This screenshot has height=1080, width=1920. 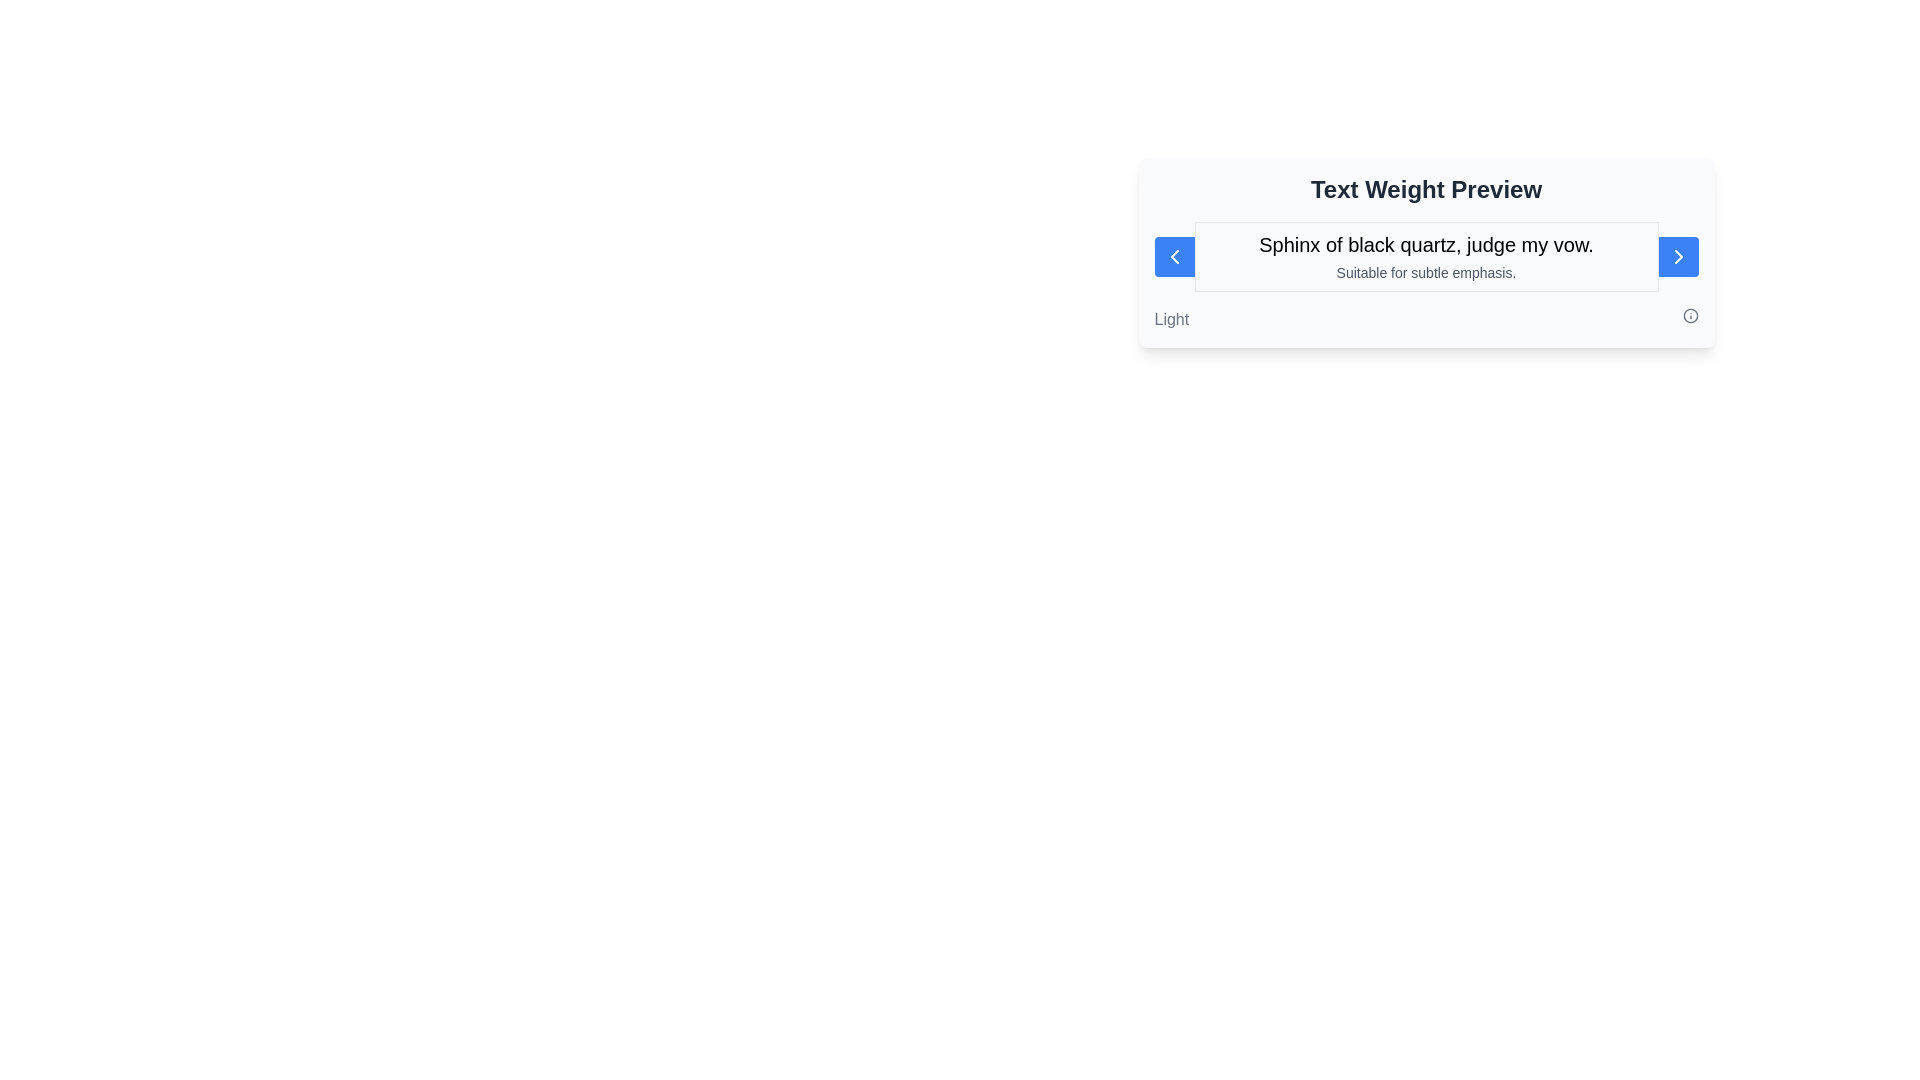 What do you see at coordinates (1174, 256) in the screenshot?
I see `the left-facing chevron icon within the blue button located at the far left of the text display panel` at bounding box center [1174, 256].